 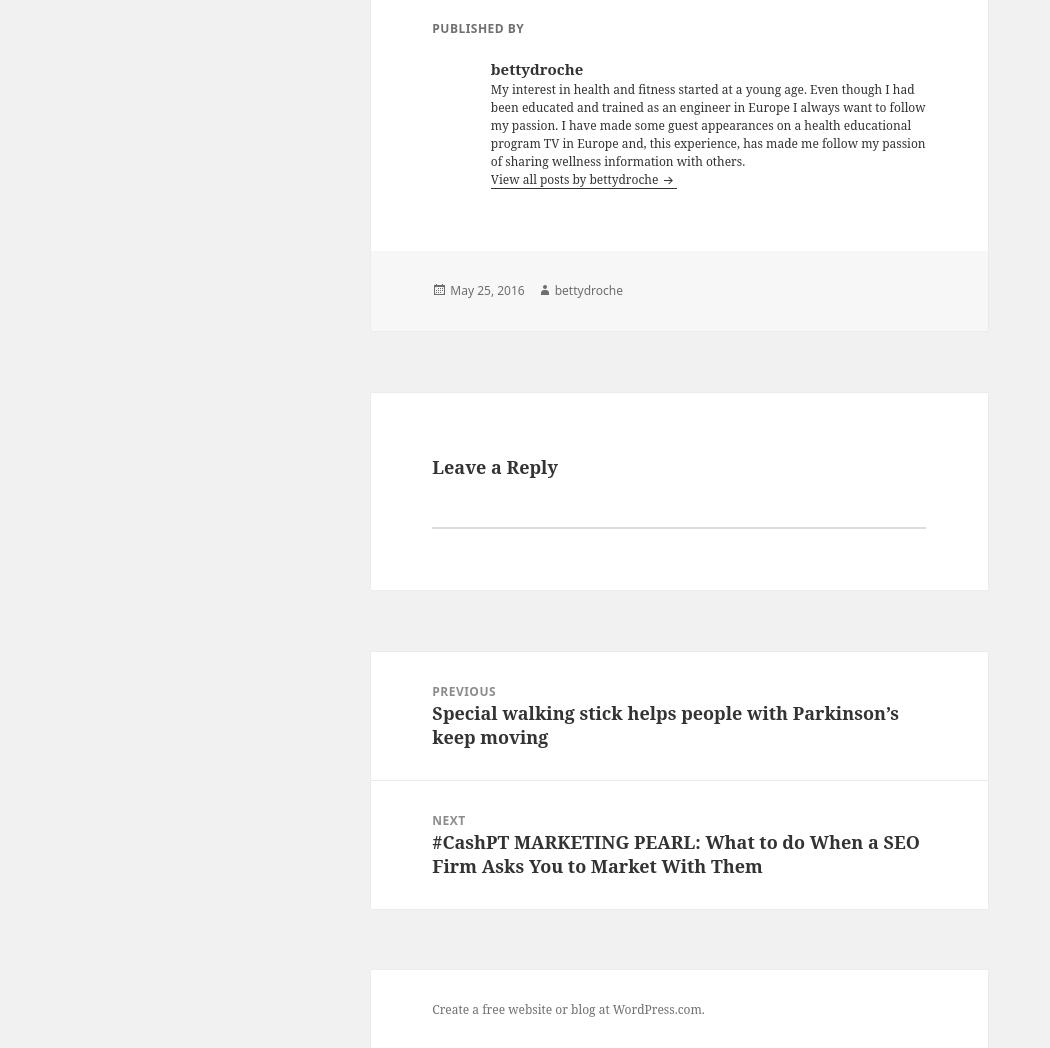 What do you see at coordinates (574, 177) in the screenshot?
I see `'View all posts by bettydroche'` at bounding box center [574, 177].